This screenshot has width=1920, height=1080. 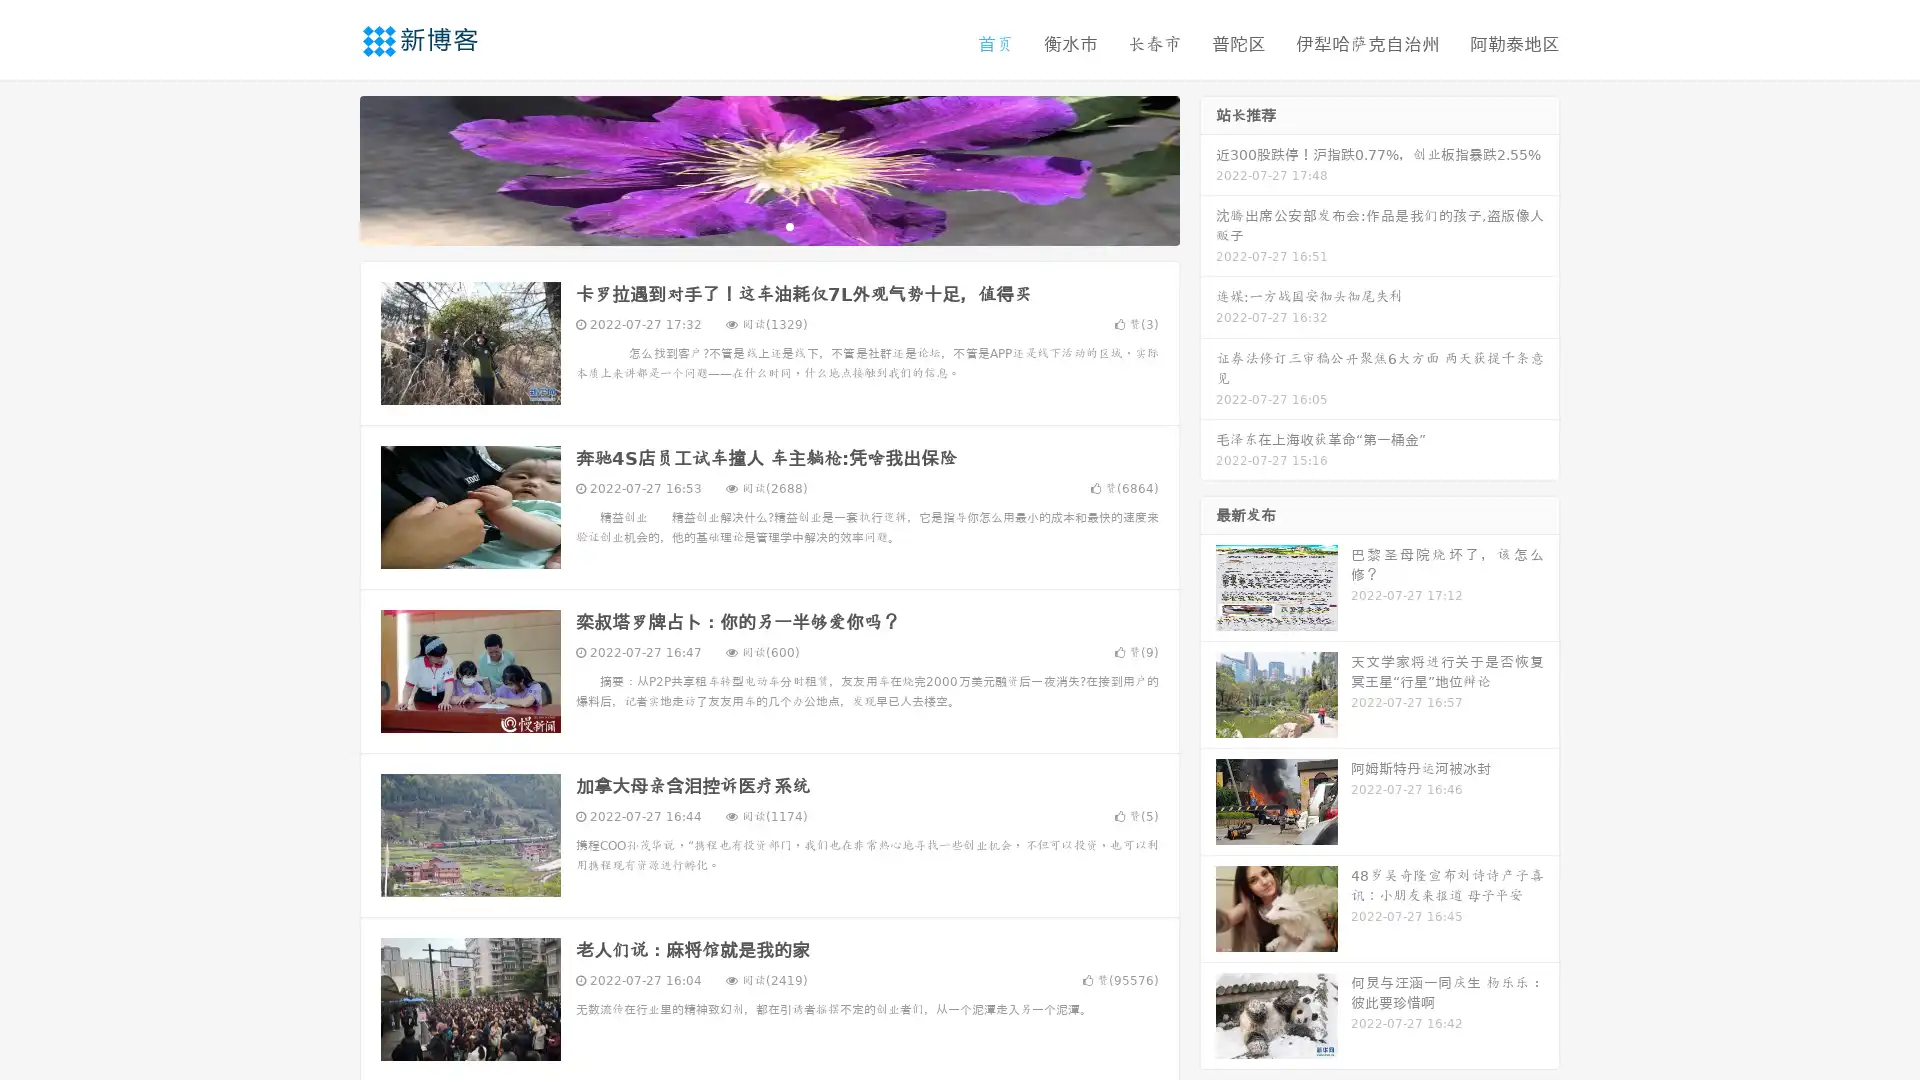 I want to click on Go to slide 2, so click(x=768, y=225).